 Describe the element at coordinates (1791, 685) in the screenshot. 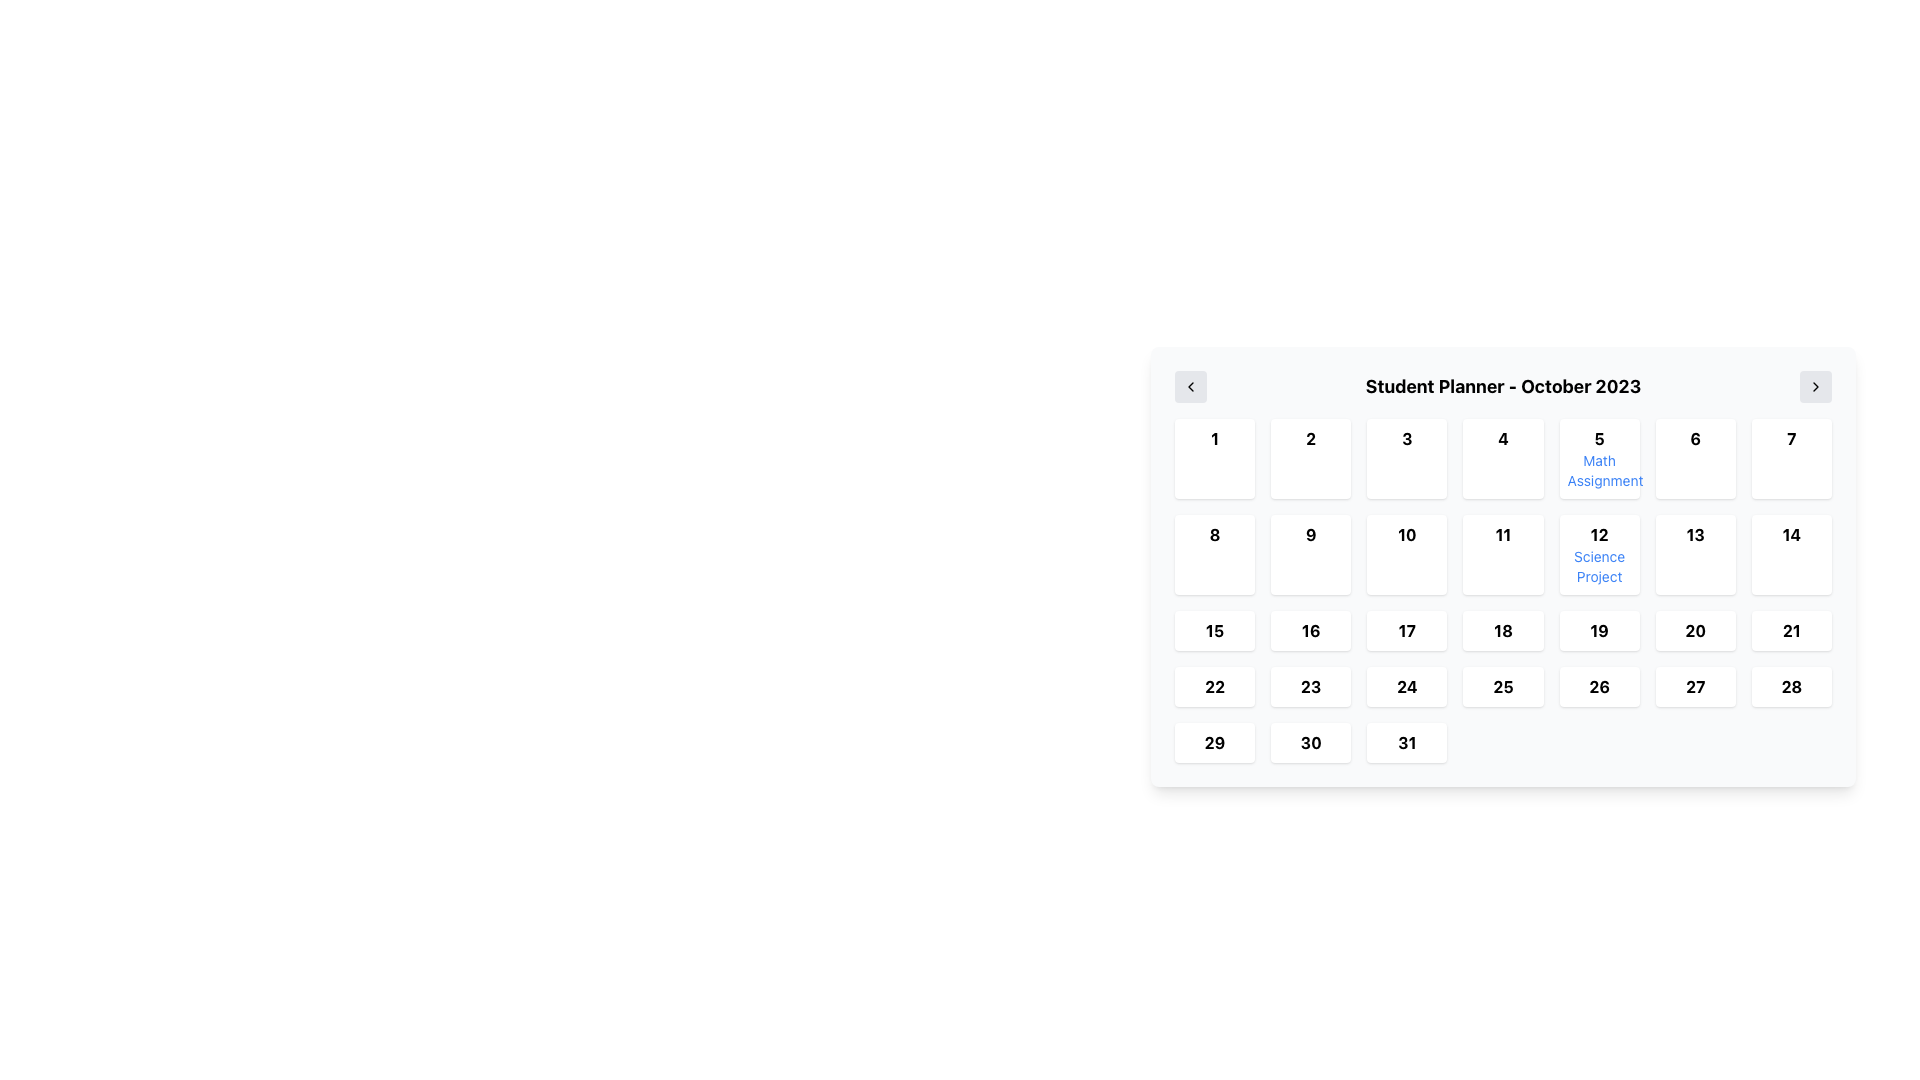

I see `the Date cell representing the 28th day of the month in the calendar grid` at that location.